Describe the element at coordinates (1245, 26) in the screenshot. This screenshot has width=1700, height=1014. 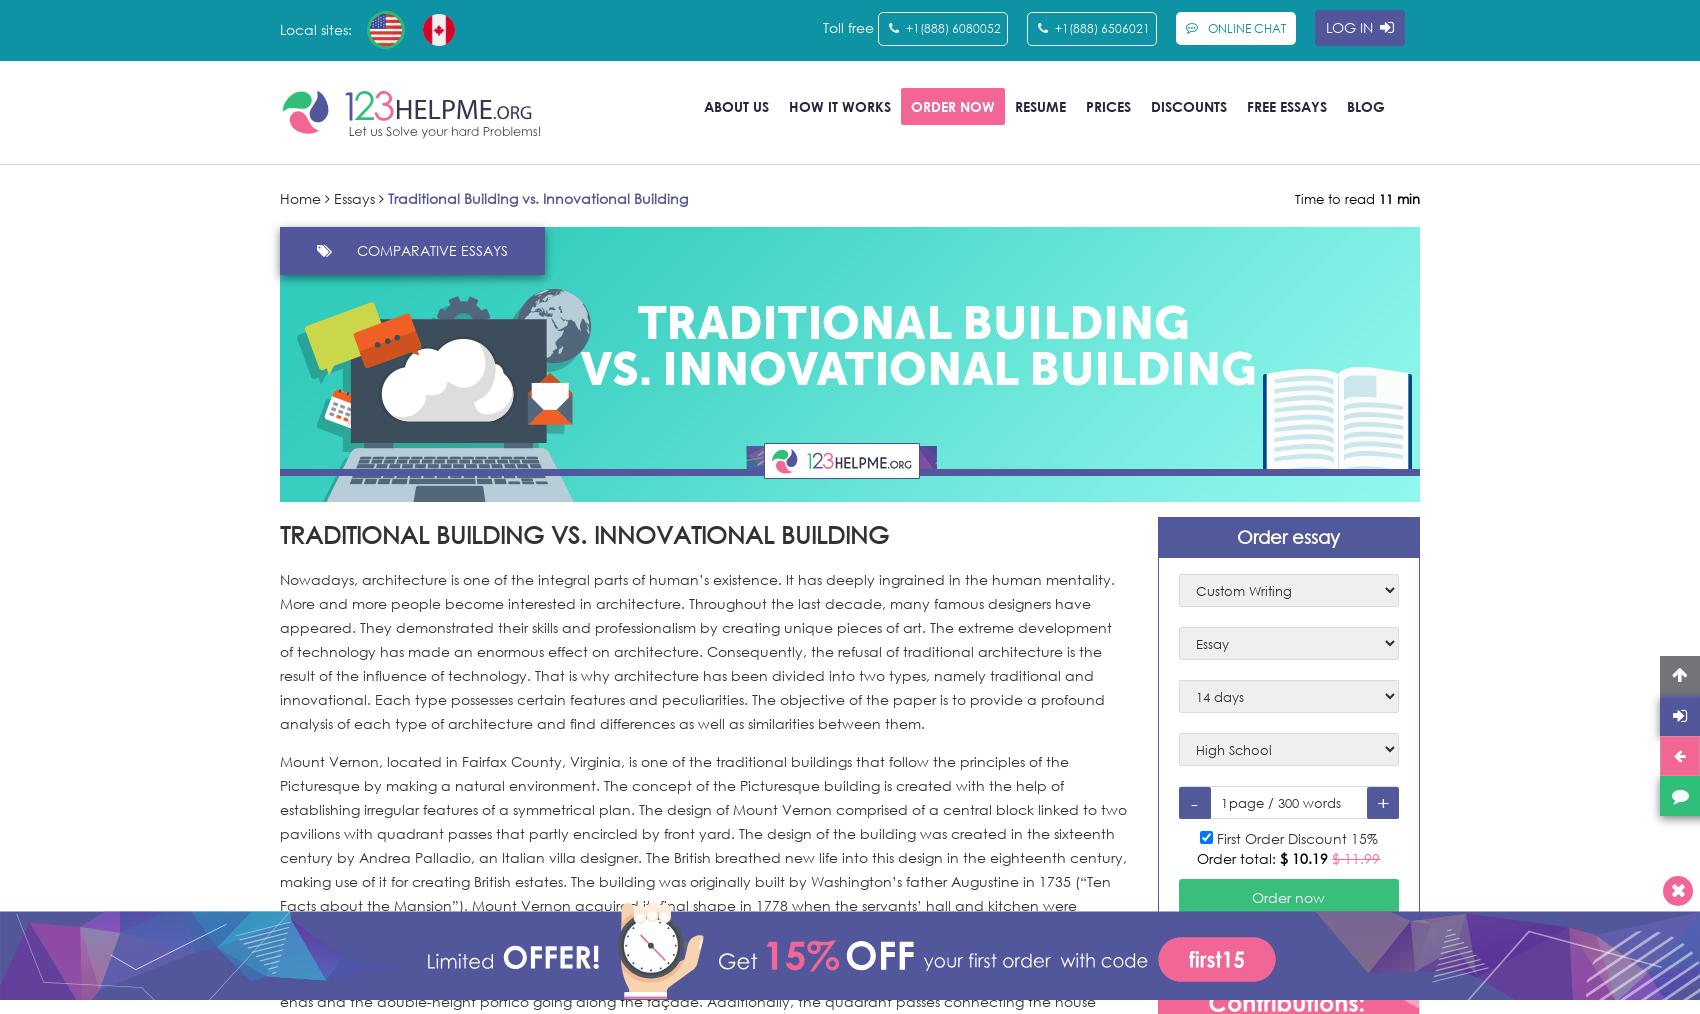
I see `'Online
                        Chat'` at that location.